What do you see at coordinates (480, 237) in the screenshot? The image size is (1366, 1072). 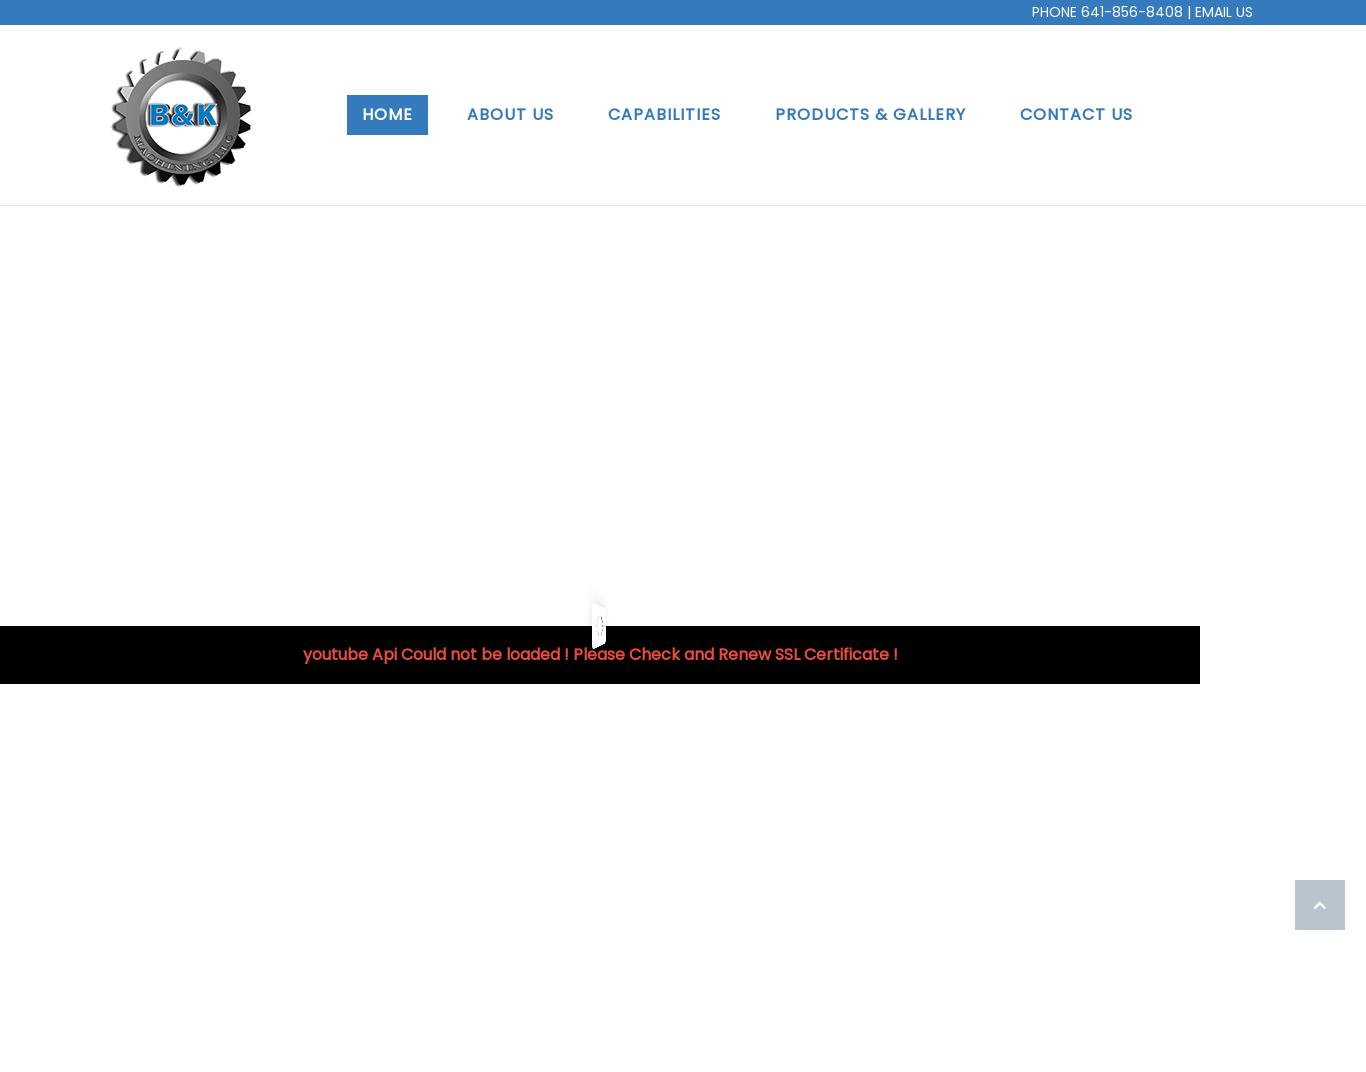 I see `'Mission'` at bounding box center [480, 237].